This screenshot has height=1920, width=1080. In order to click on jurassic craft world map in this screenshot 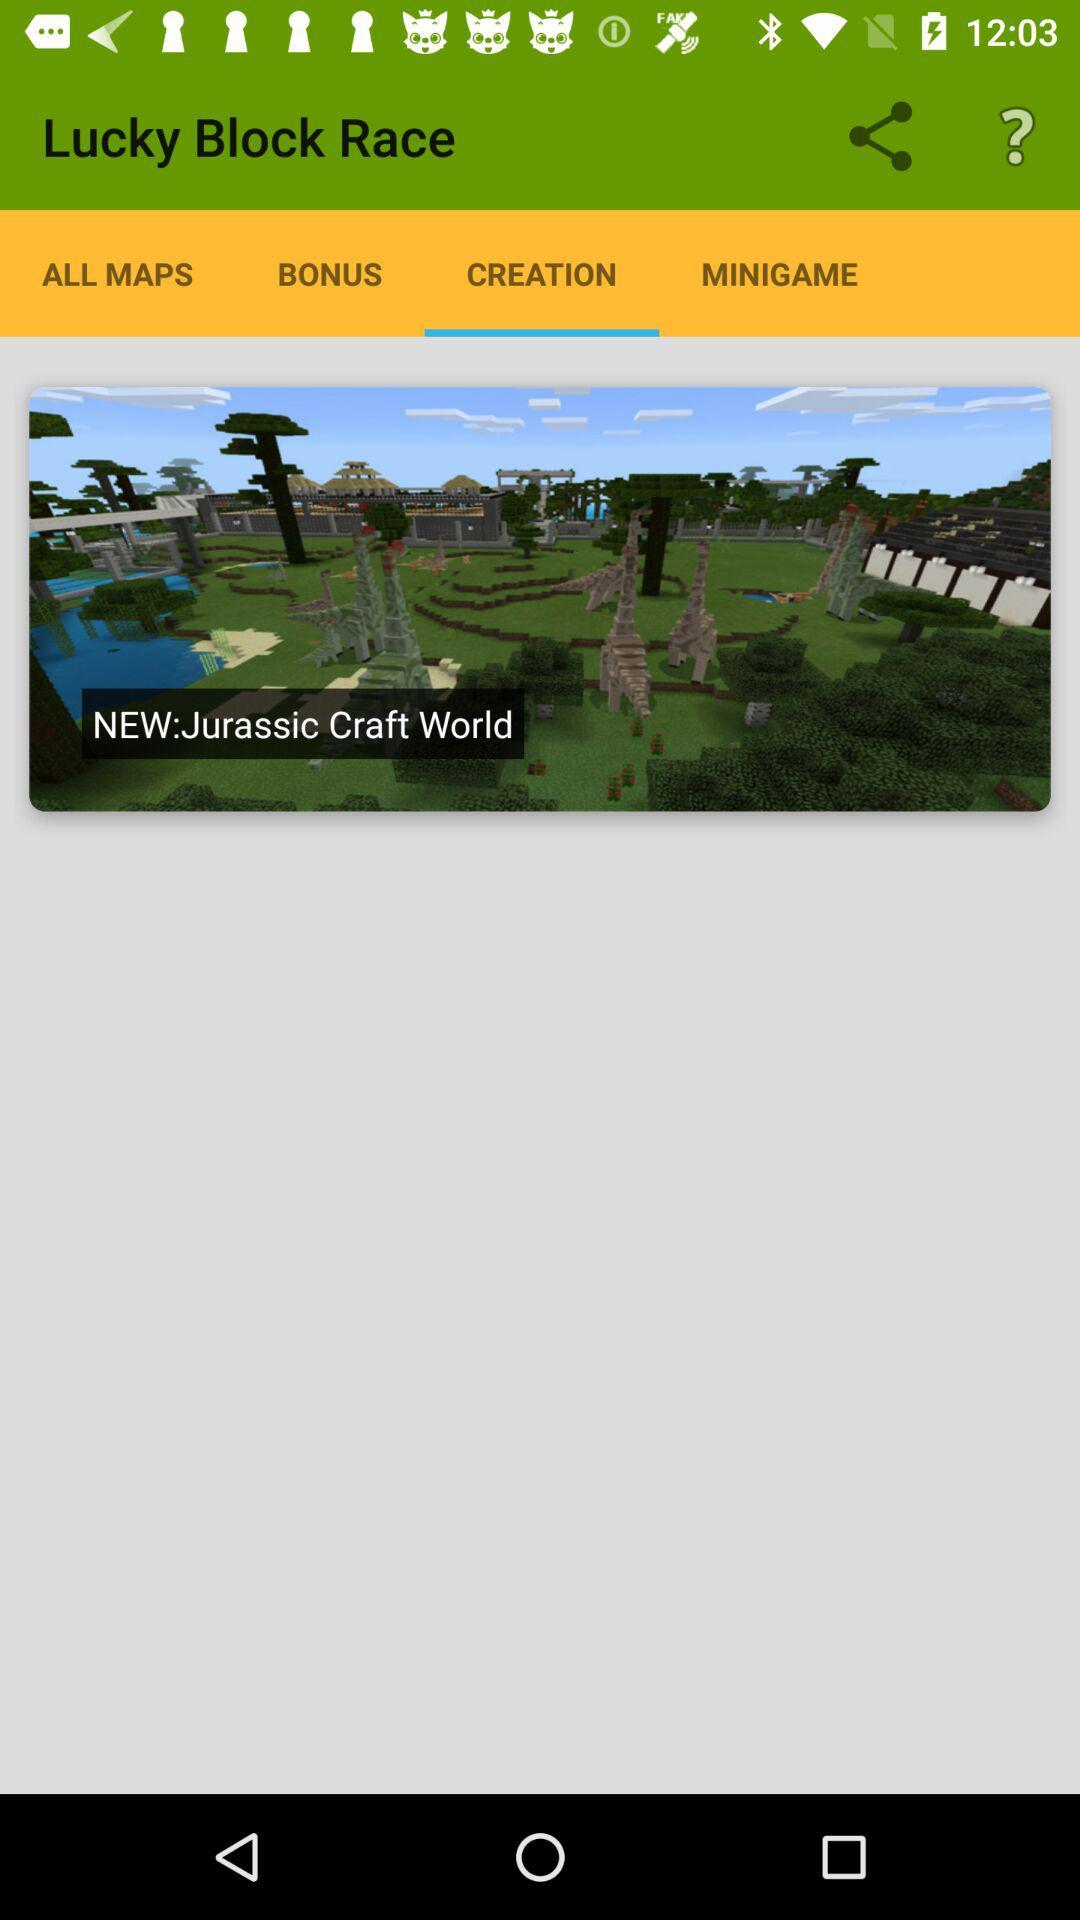, I will do `click(540, 598)`.